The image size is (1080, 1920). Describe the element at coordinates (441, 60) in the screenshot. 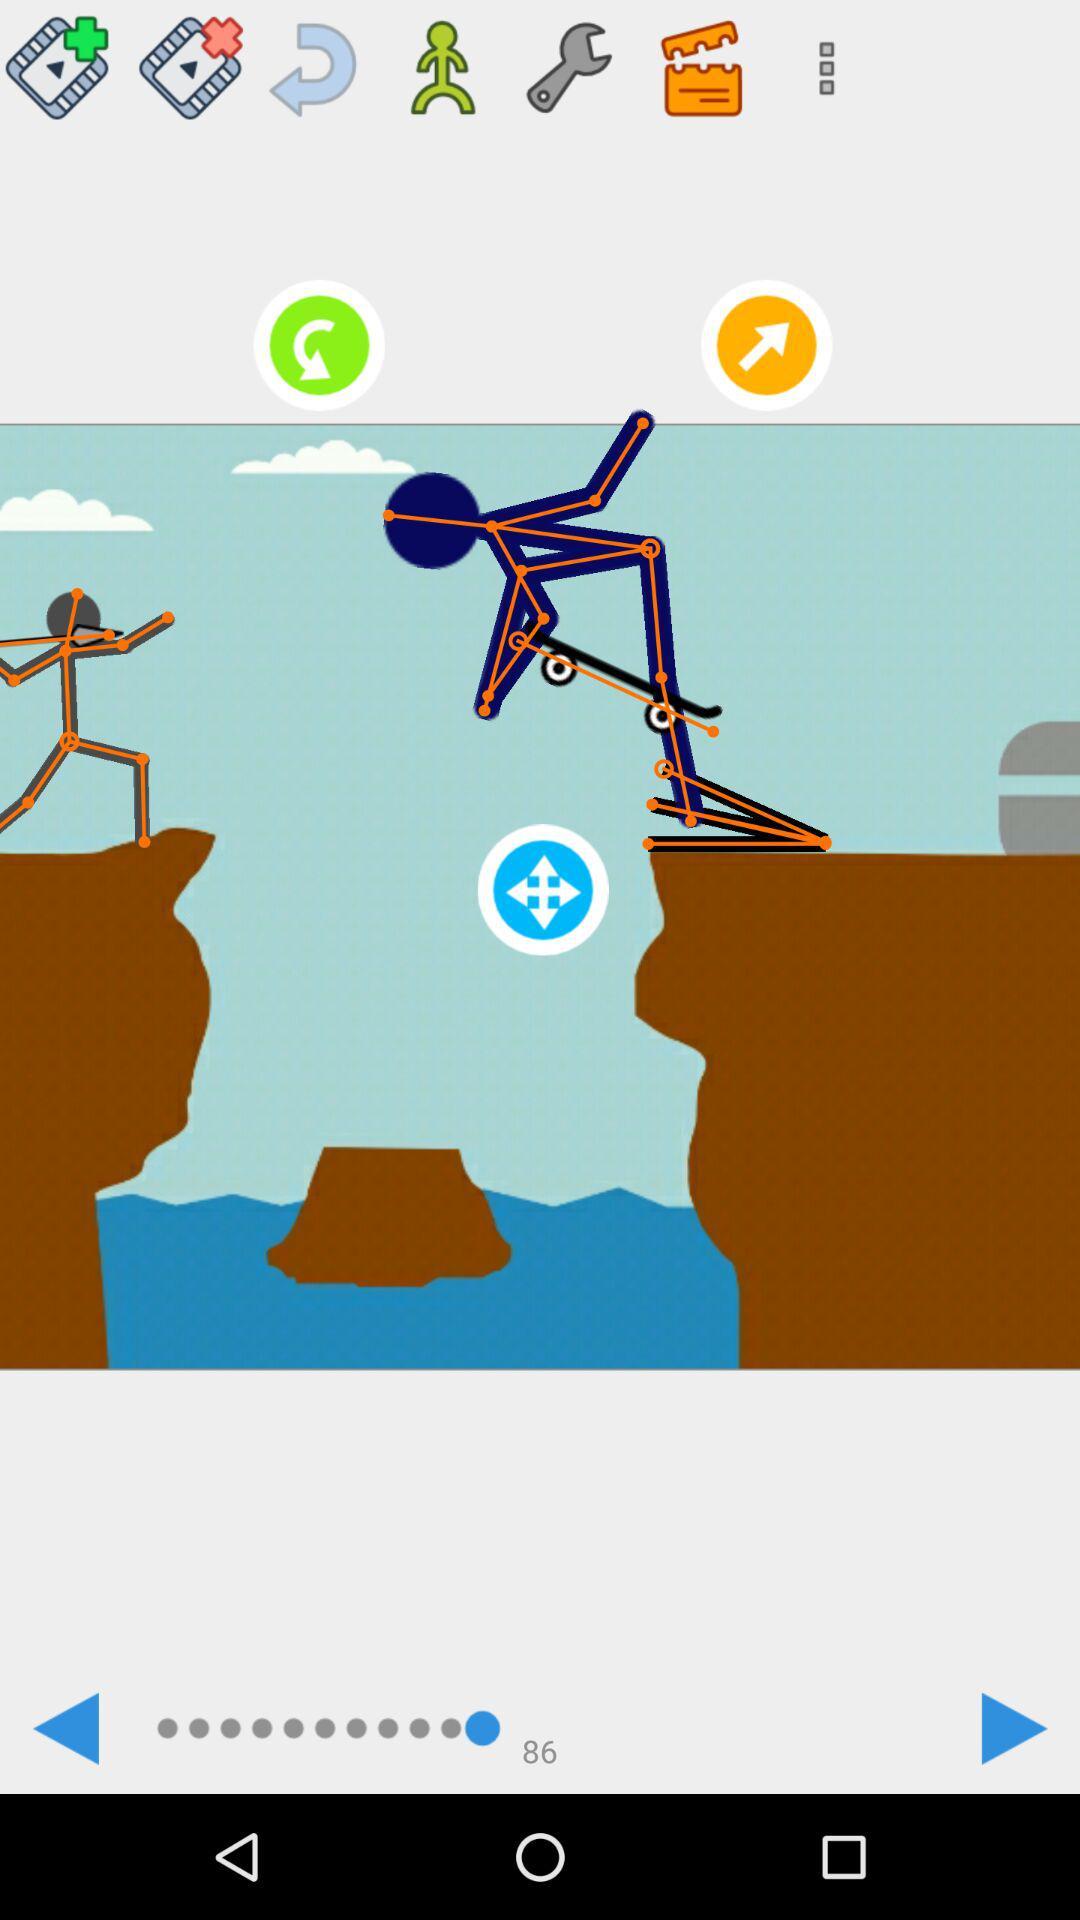

I see `the avatar icon` at that location.